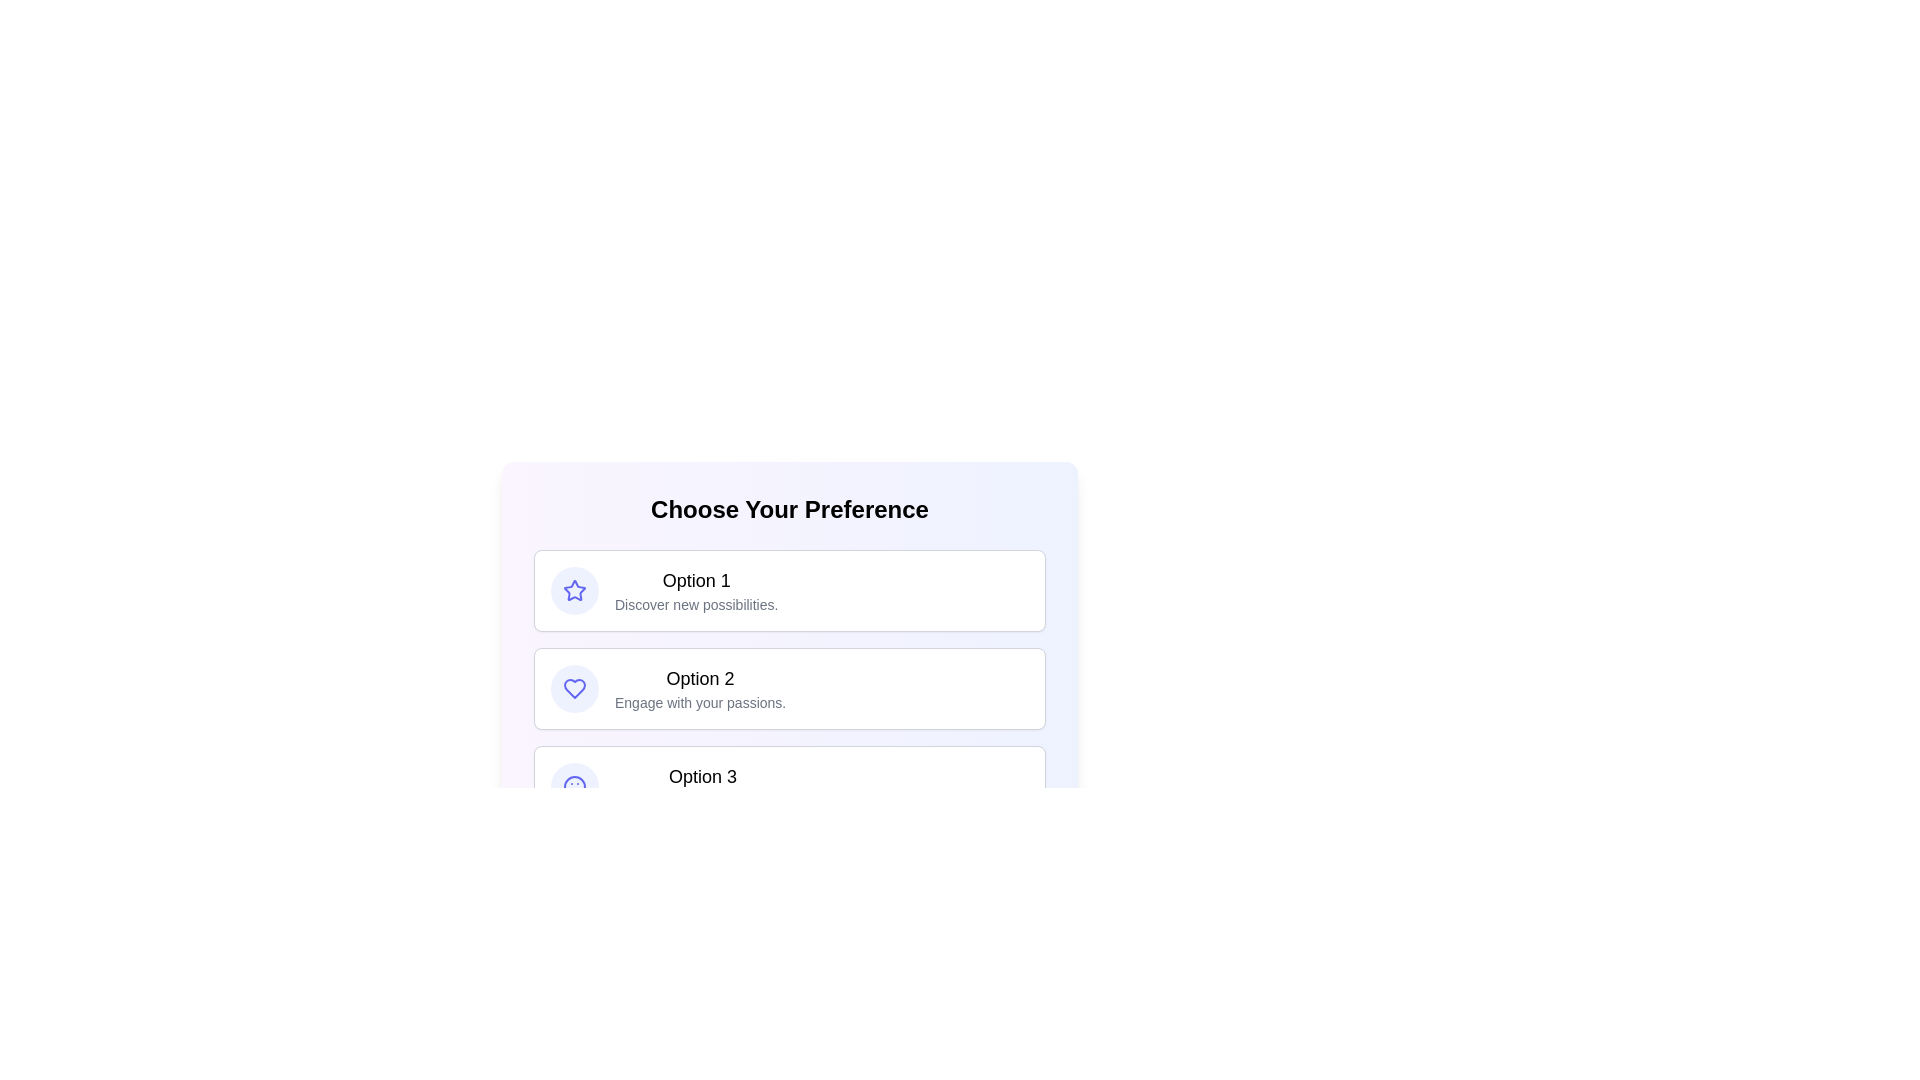 The height and width of the screenshot is (1080, 1920). I want to click on the descriptive text label providing context for 'Option 1' located directly below the main title in the top section of the card stack under 'Choose Your Preference.', so click(696, 604).